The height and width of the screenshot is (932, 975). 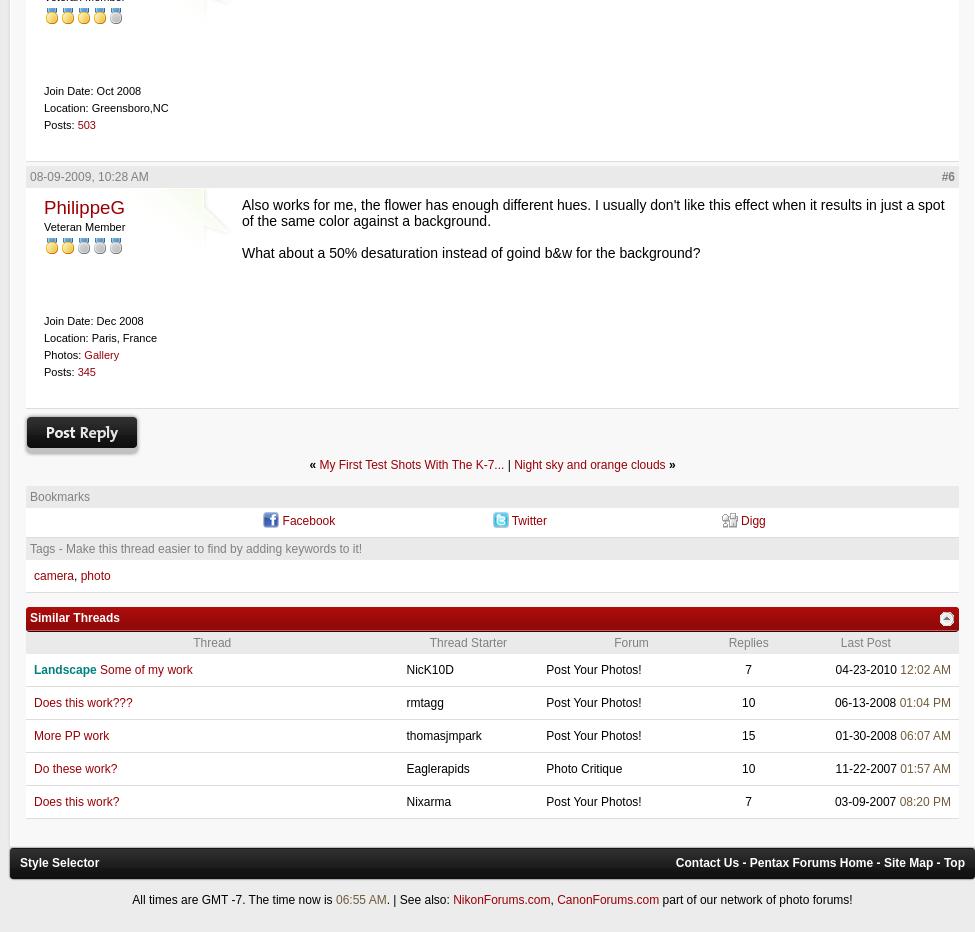 What do you see at coordinates (94, 575) in the screenshot?
I see `'photo'` at bounding box center [94, 575].